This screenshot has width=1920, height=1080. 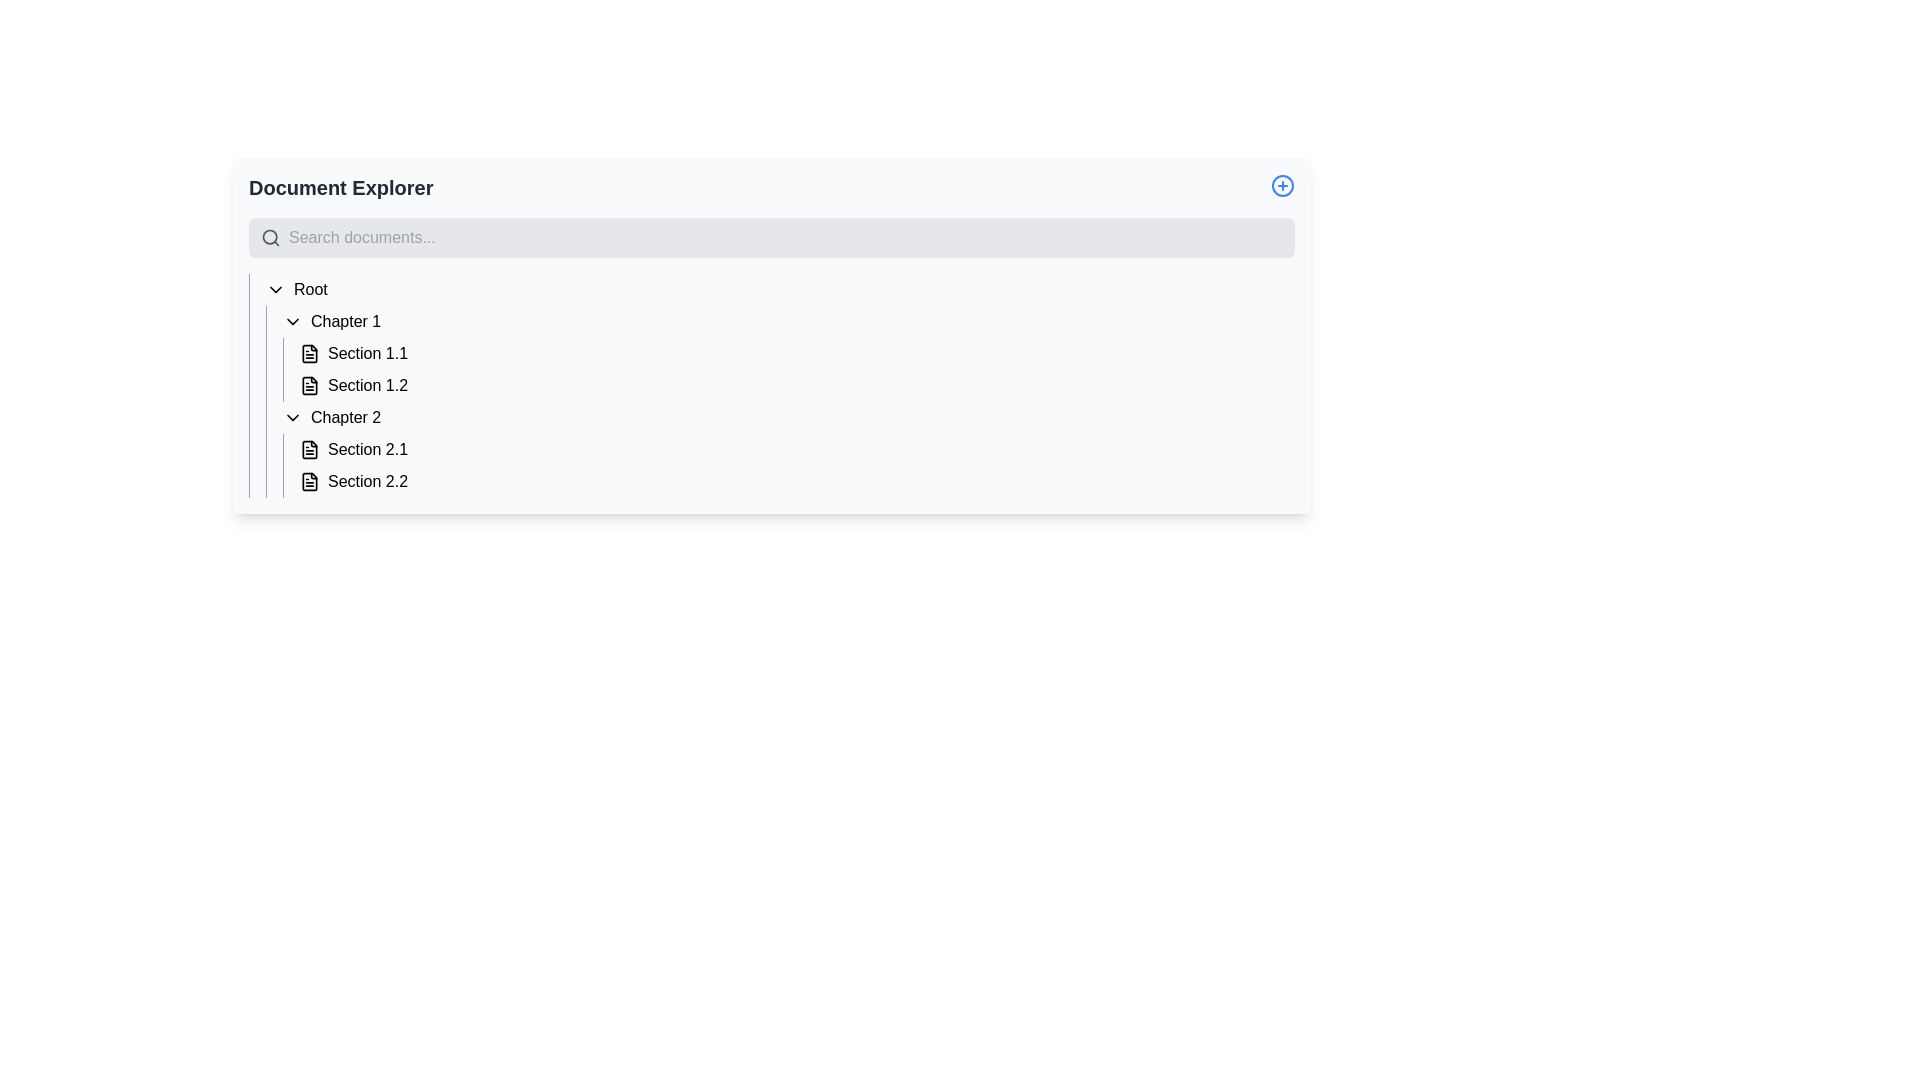 I want to click on the blue circular plus icon located at the top-right corner of the 'Document Explorer' header, so click(x=1282, y=185).